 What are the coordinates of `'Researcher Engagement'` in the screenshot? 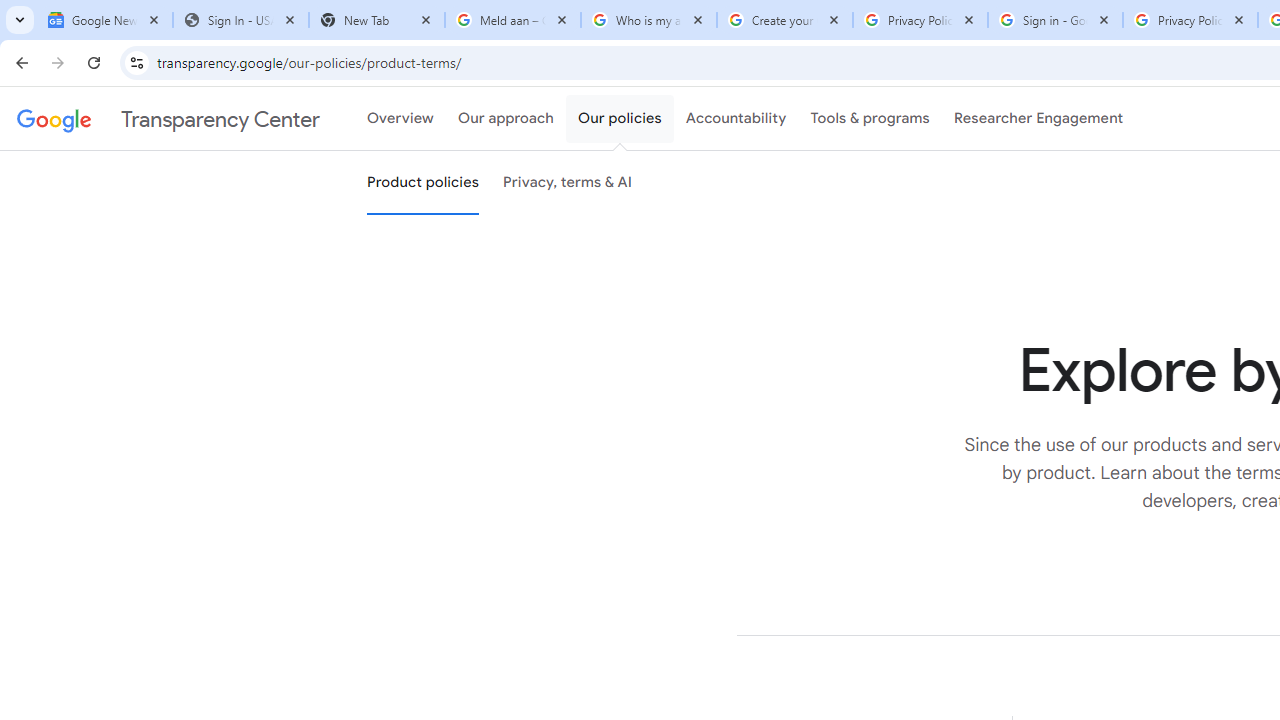 It's located at (1038, 119).